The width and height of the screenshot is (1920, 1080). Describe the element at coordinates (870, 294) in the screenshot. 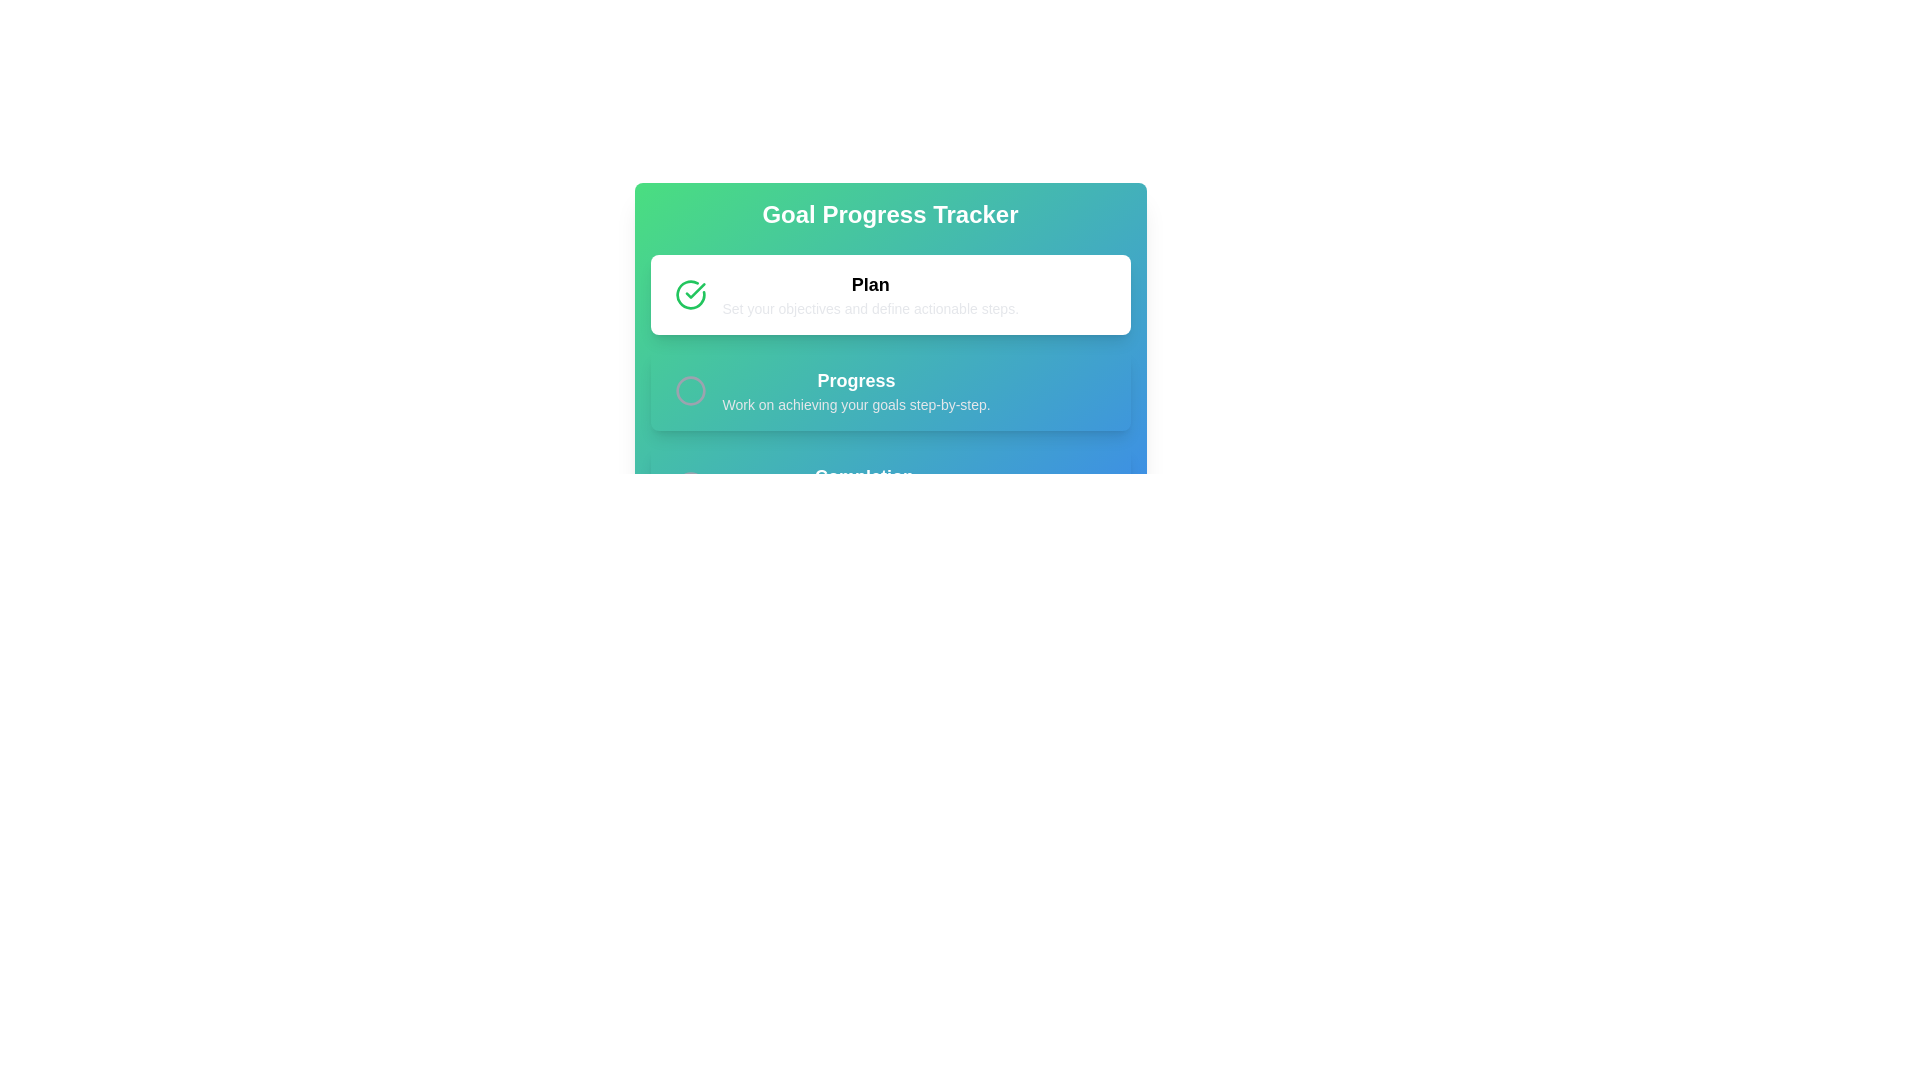

I see `the Text Block titled 'Plan', which contains the description 'Set your objectives and define actionable steps.'` at that location.